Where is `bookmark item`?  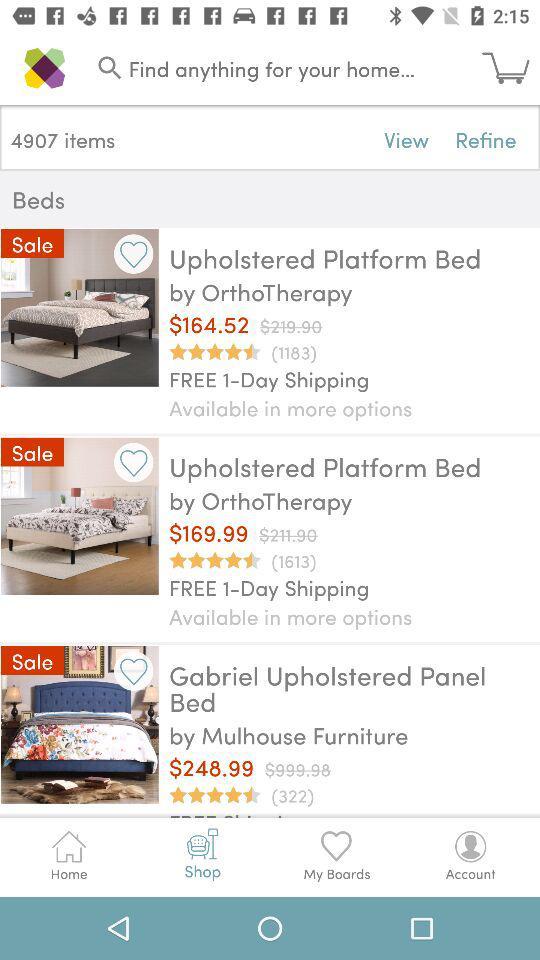 bookmark item is located at coordinates (133, 253).